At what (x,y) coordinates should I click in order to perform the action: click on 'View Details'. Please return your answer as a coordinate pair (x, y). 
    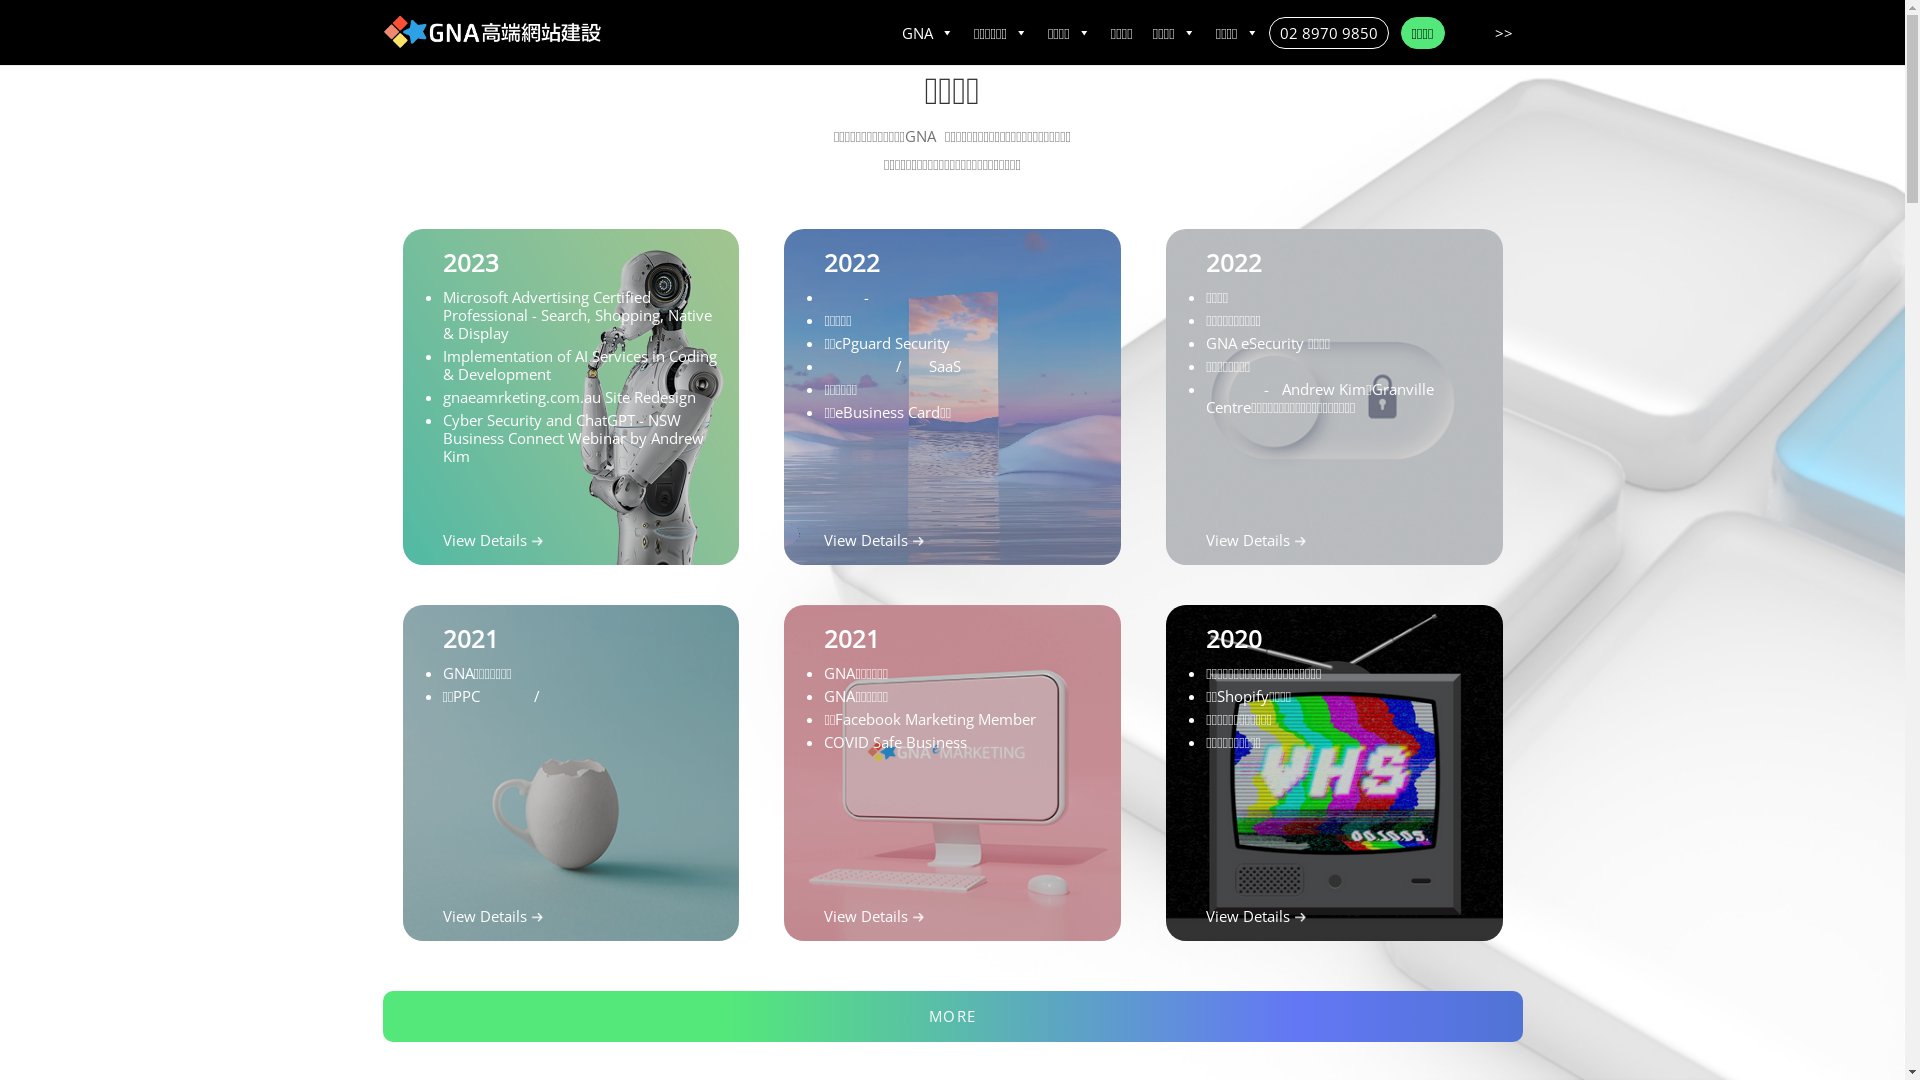
    Looking at the image, I should click on (1247, 915).